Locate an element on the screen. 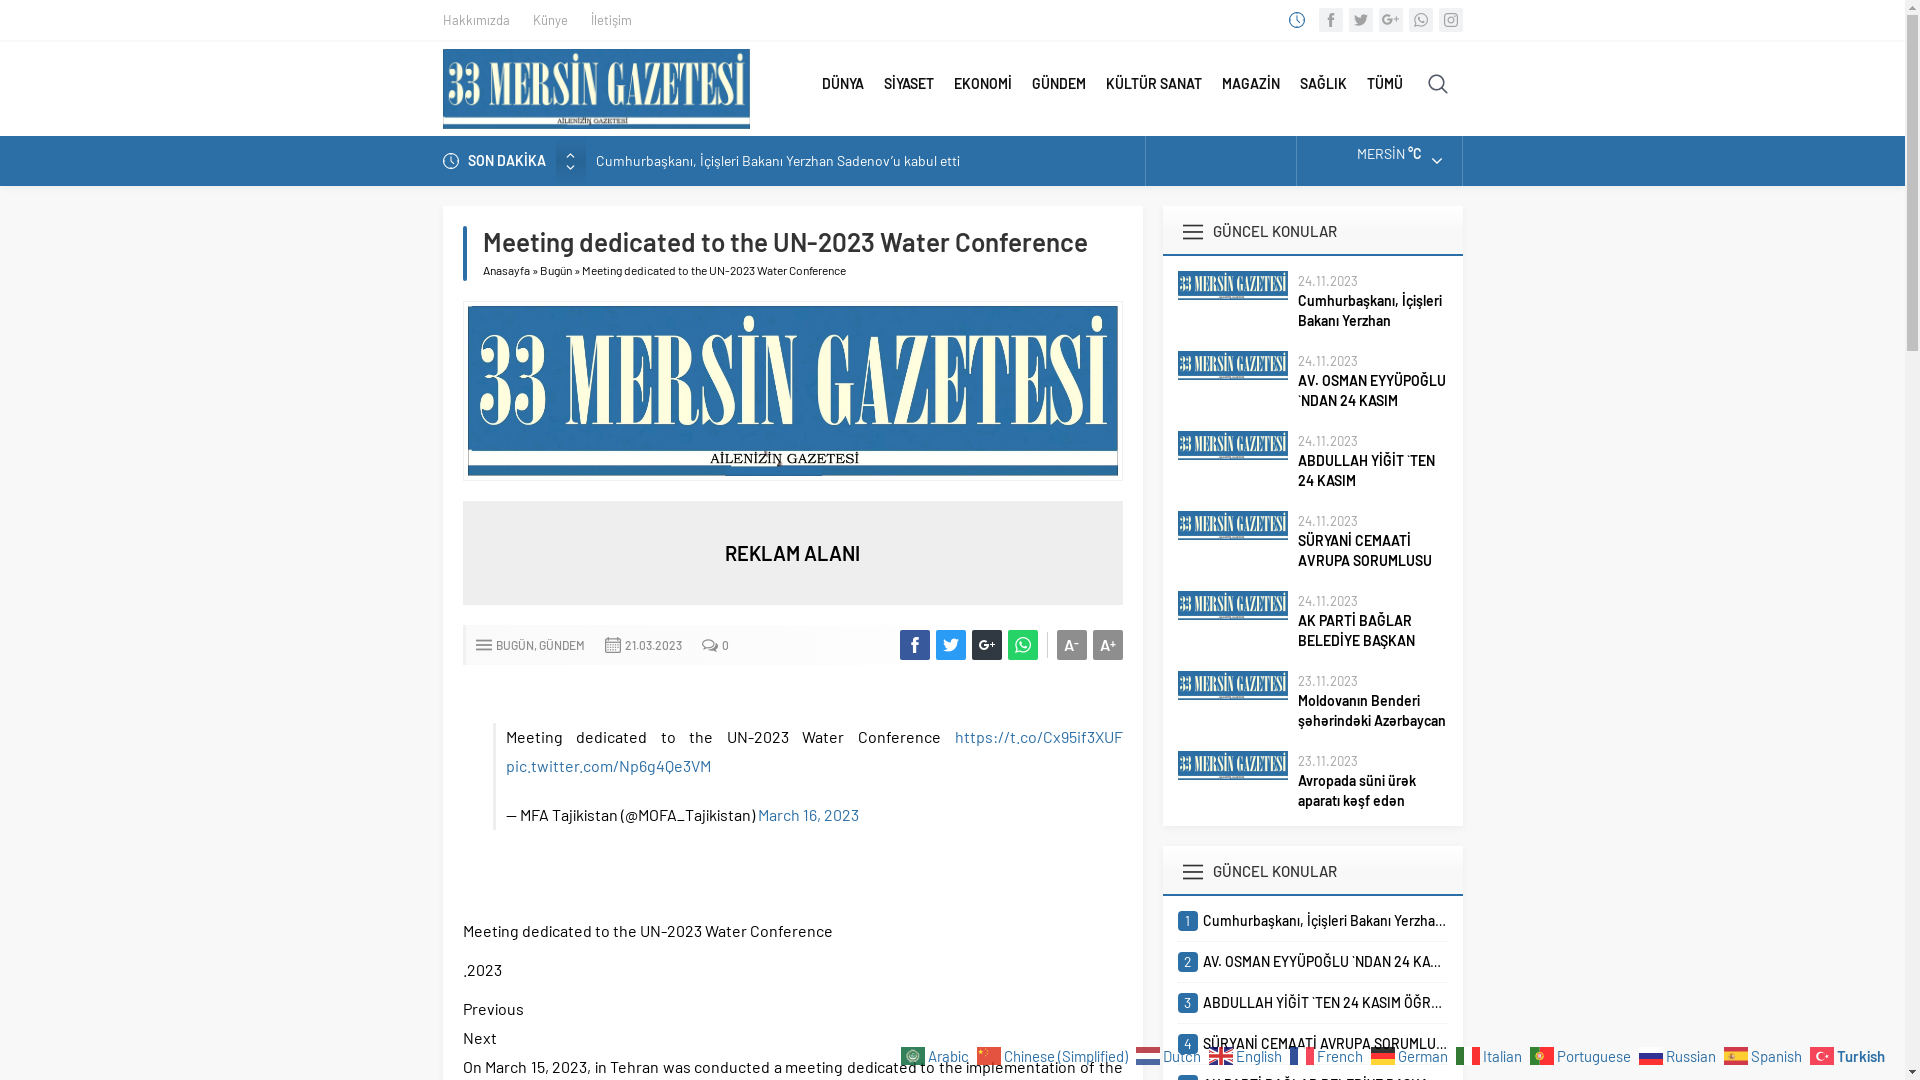 This screenshot has height=1080, width=1920. 'Russian' is located at coordinates (1680, 1053).